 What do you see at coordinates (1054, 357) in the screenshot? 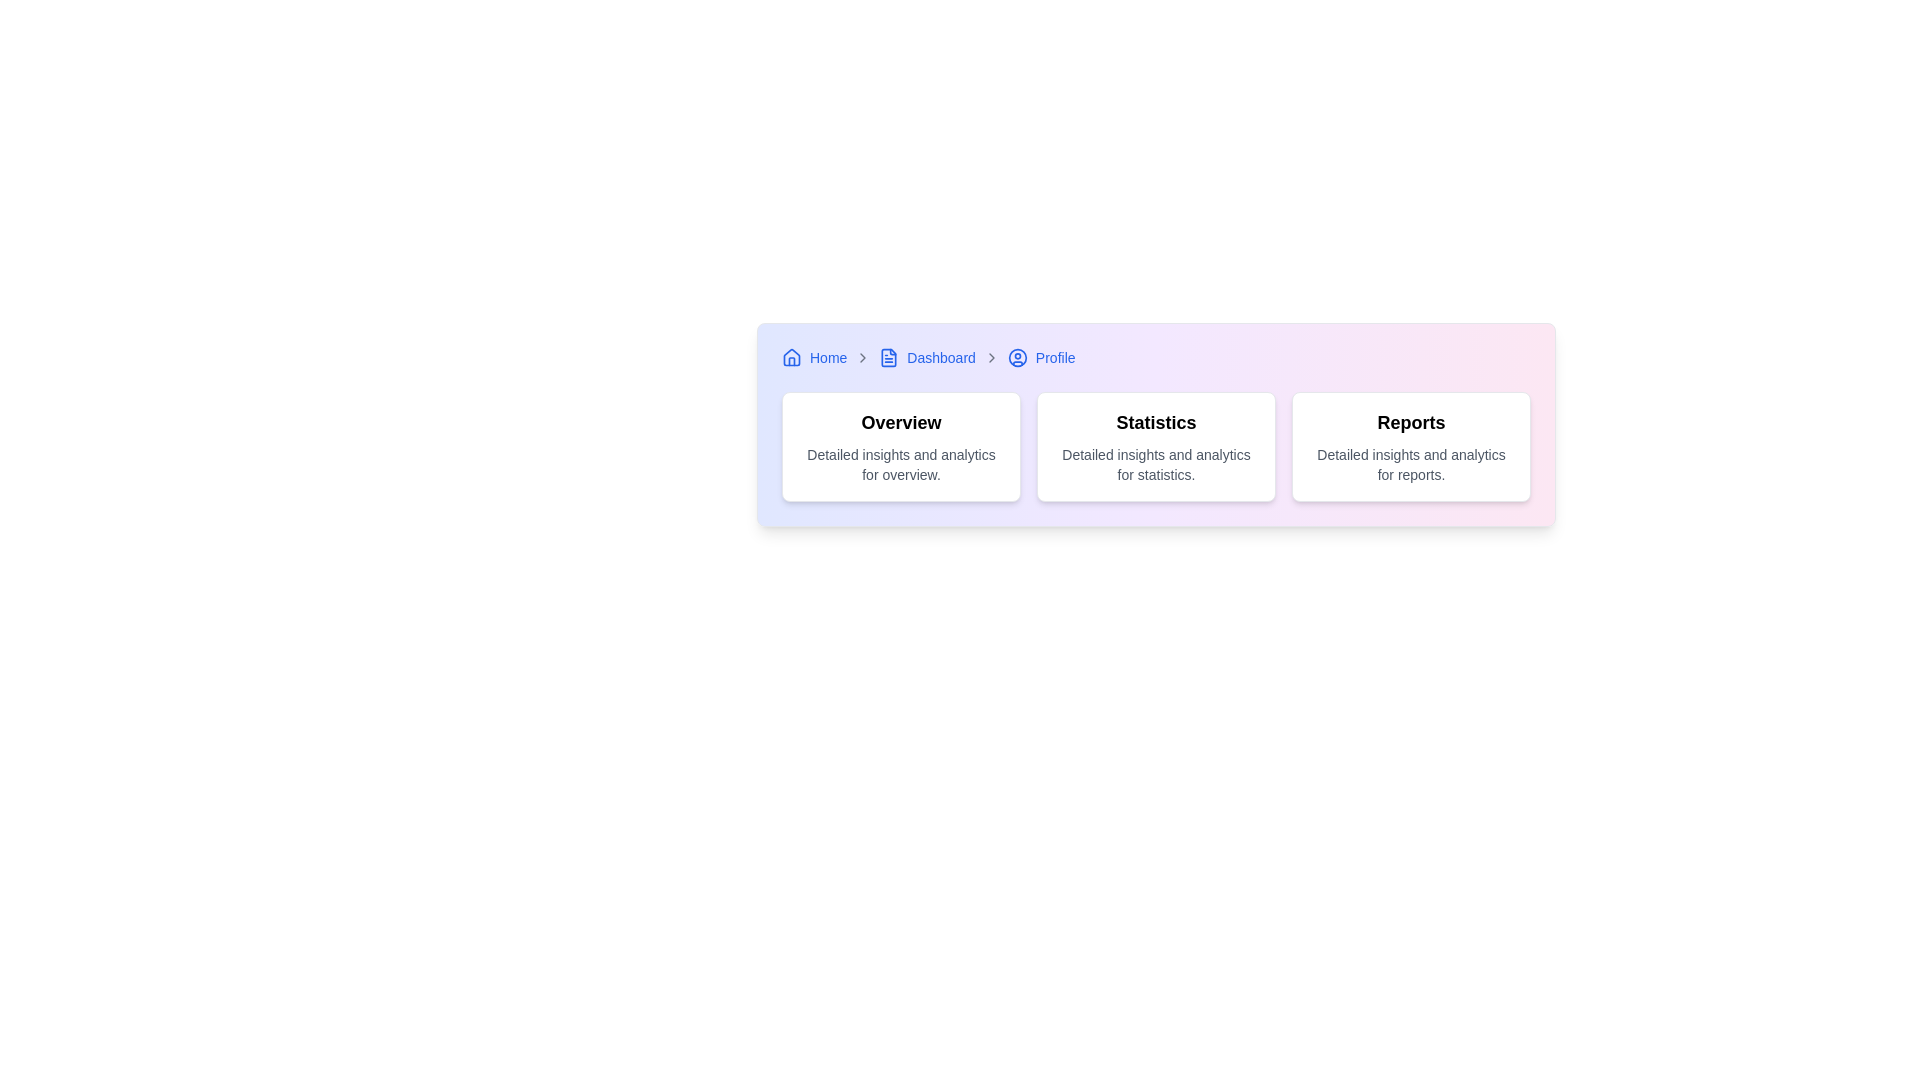
I see `the text link in the top-right corner of the navigation bar to underline it, which redirects to the '/profile' page` at bounding box center [1054, 357].